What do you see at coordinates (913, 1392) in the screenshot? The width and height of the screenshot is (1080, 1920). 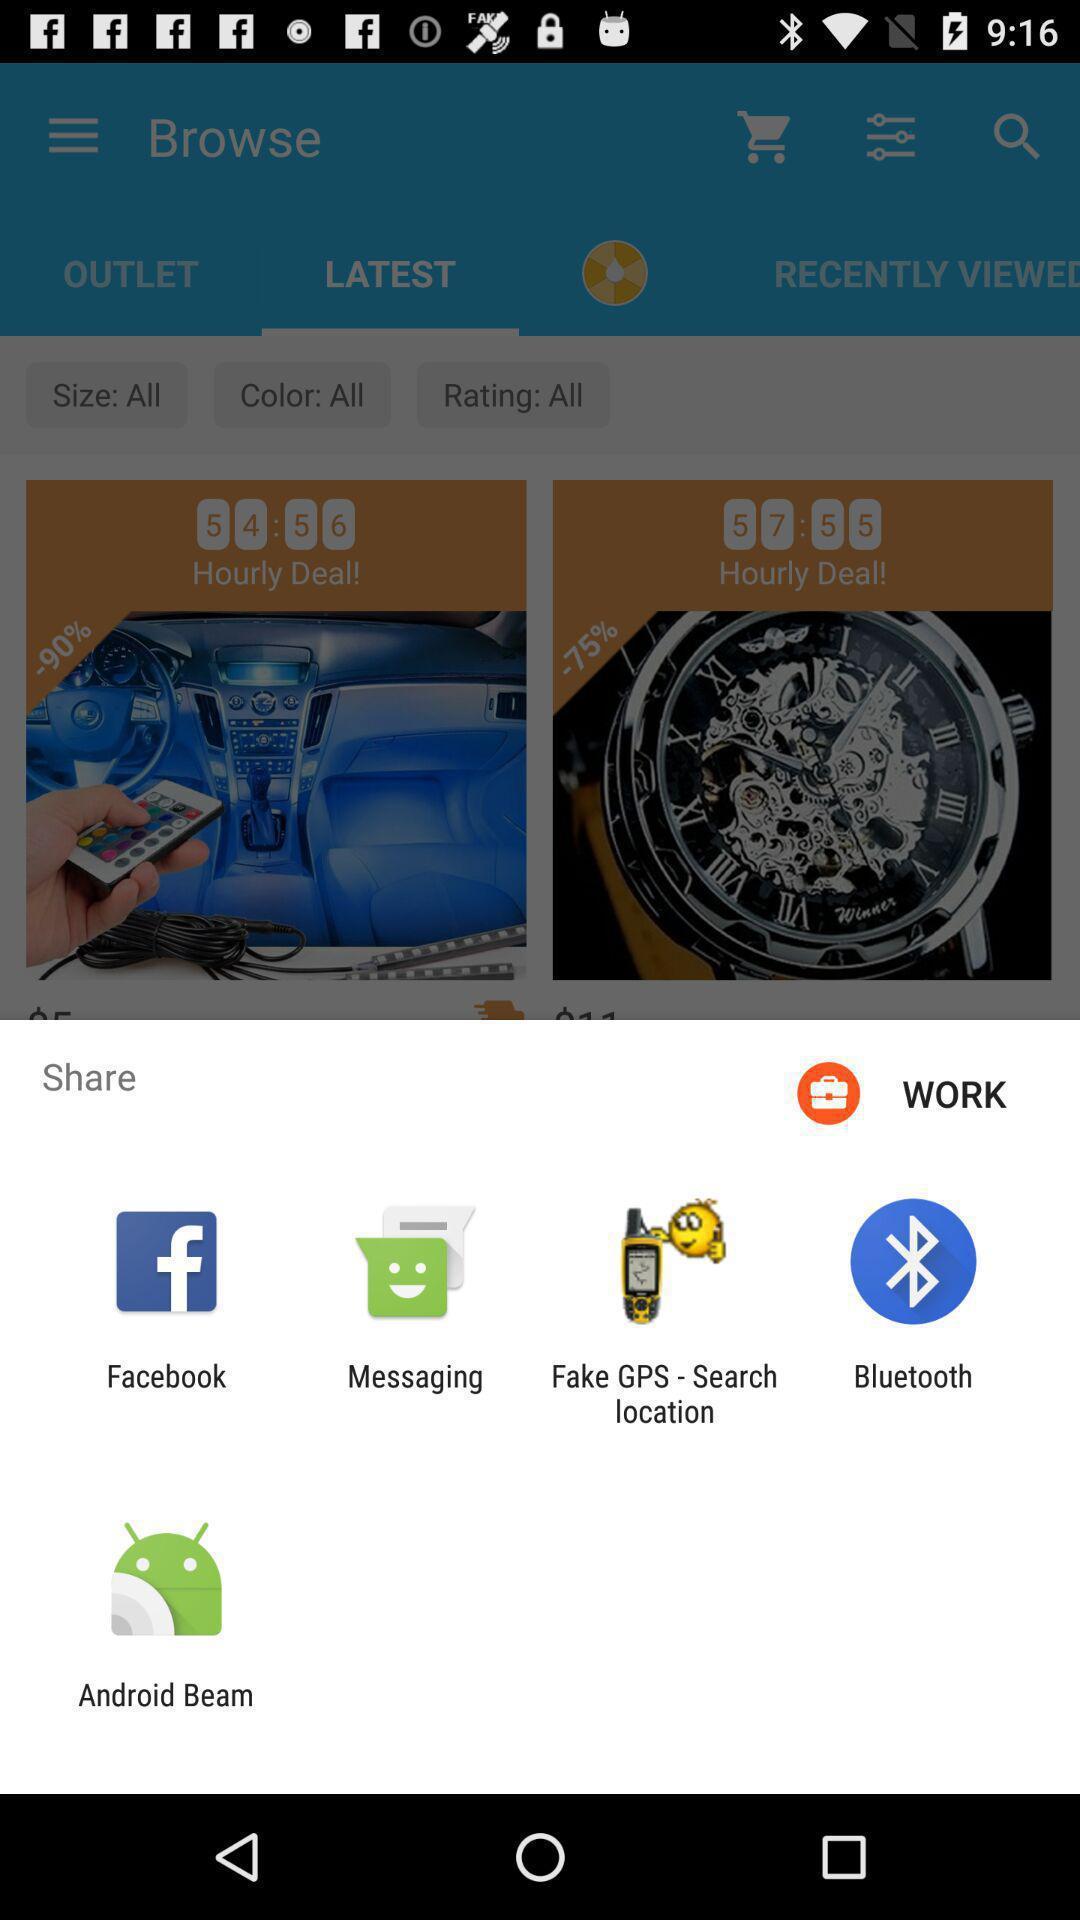 I see `the item at the bottom right corner` at bounding box center [913, 1392].